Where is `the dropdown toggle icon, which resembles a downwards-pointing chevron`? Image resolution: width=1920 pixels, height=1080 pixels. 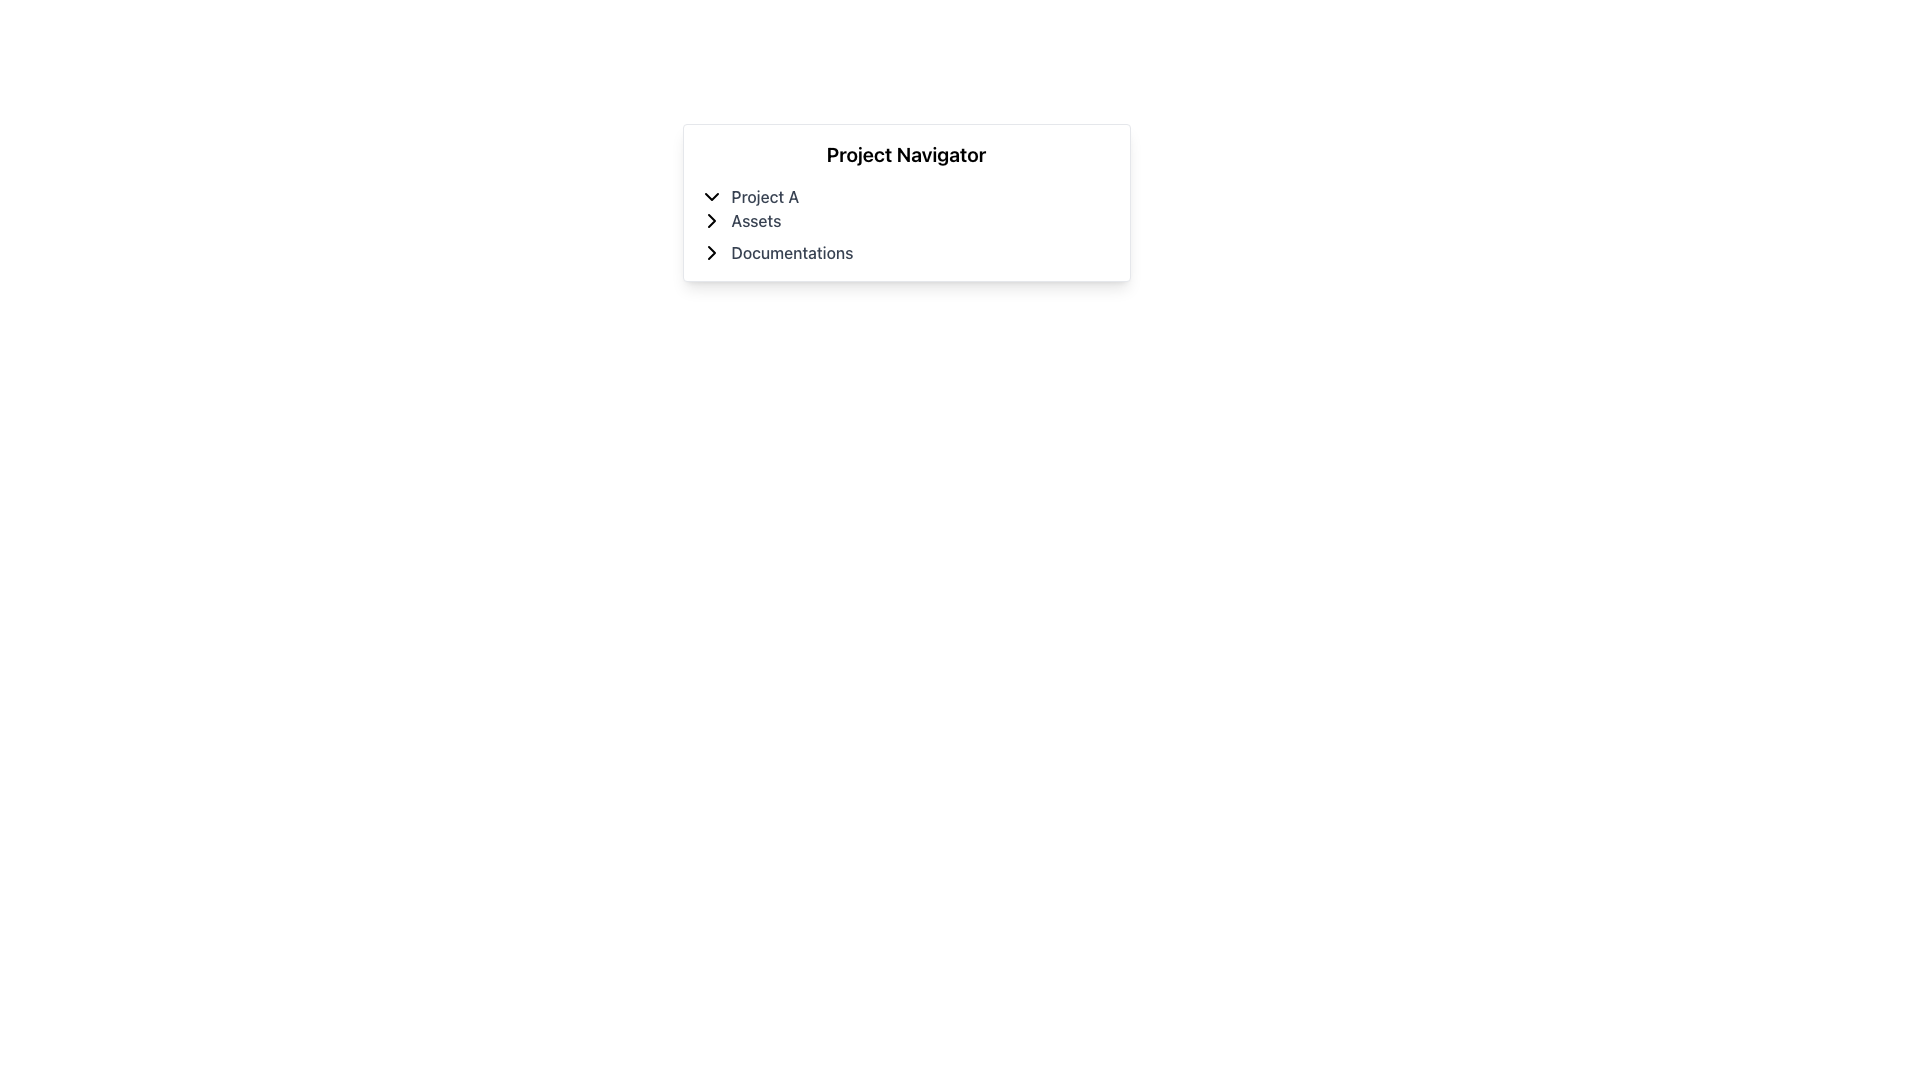 the dropdown toggle icon, which resembles a downwards-pointing chevron is located at coordinates (711, 196).